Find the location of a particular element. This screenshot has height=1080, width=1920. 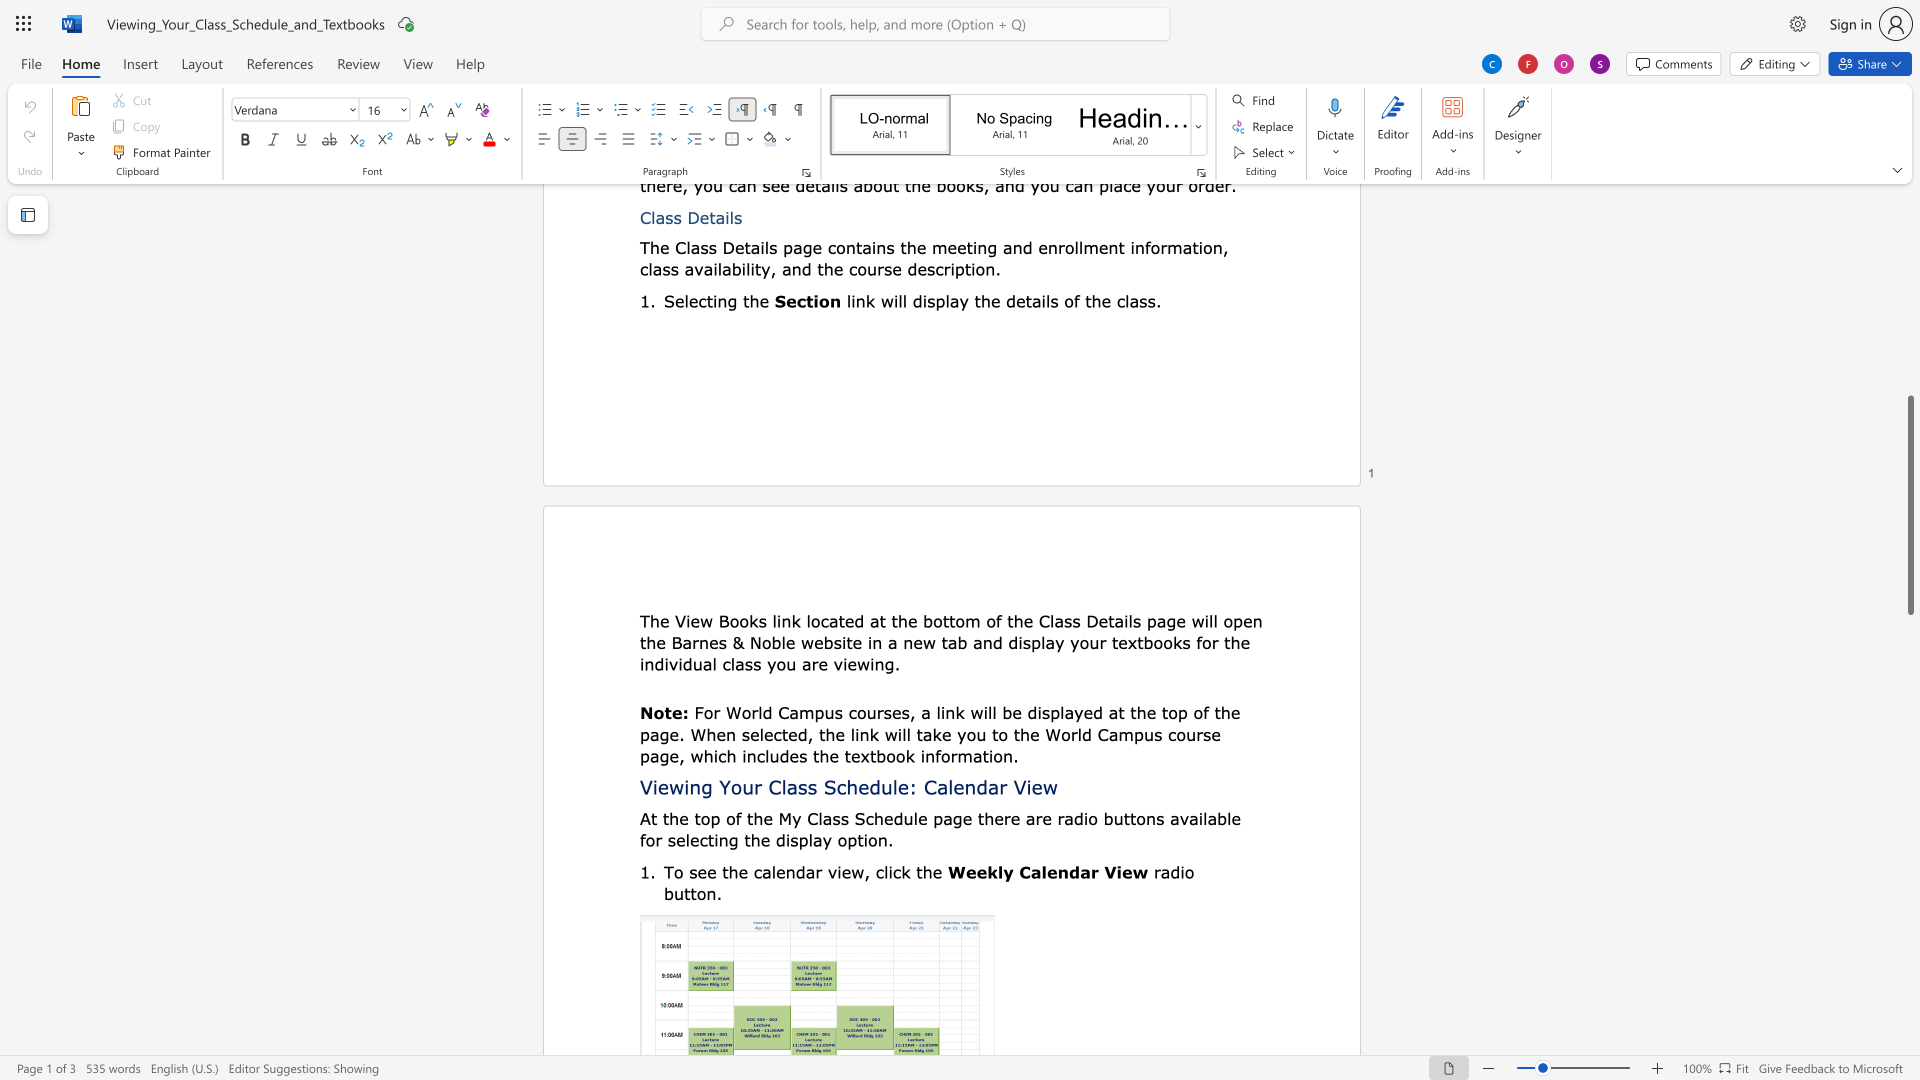

the scrollbar to move the view up is located at coordinates (1909, 309).